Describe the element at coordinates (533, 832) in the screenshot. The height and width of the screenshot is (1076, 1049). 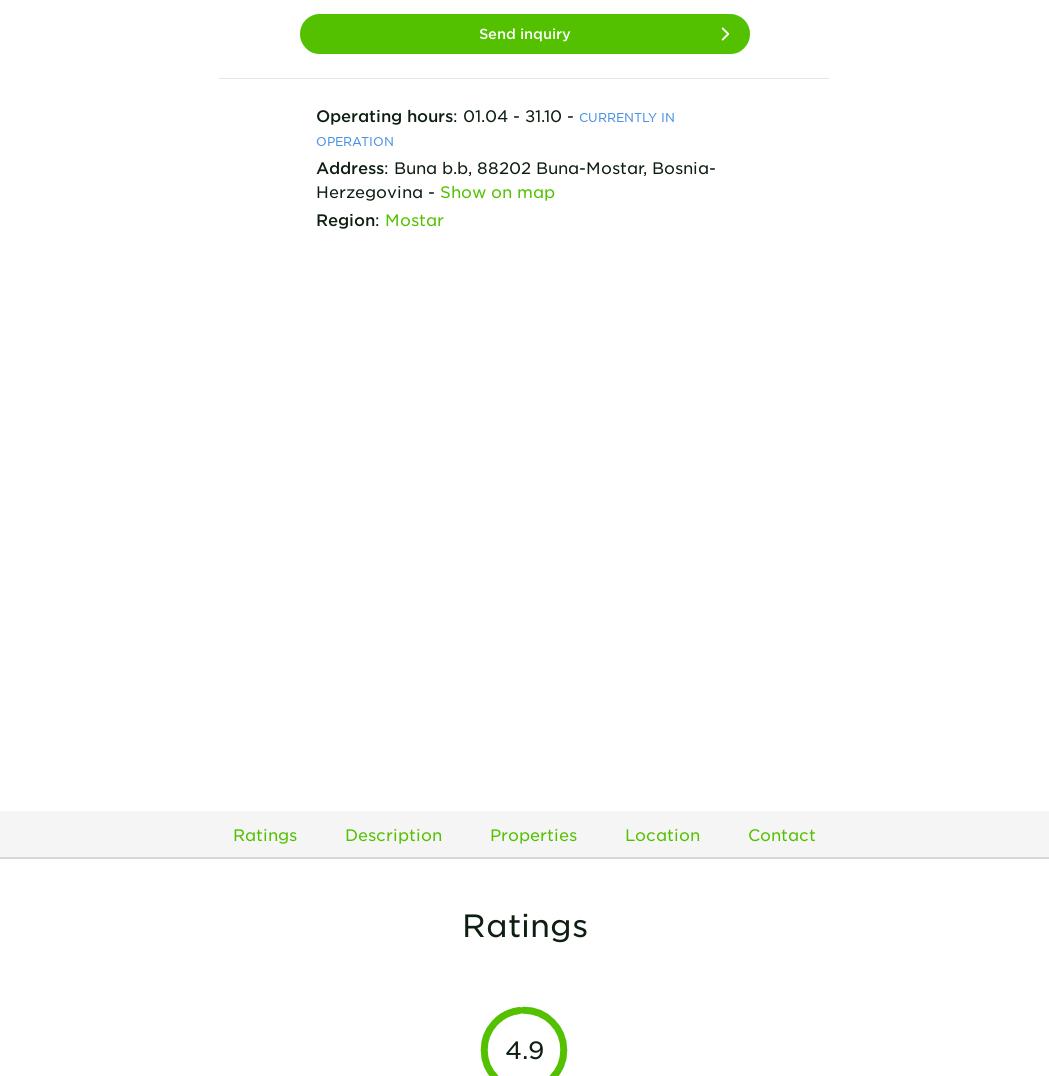
I see `'Properties'` at that location.